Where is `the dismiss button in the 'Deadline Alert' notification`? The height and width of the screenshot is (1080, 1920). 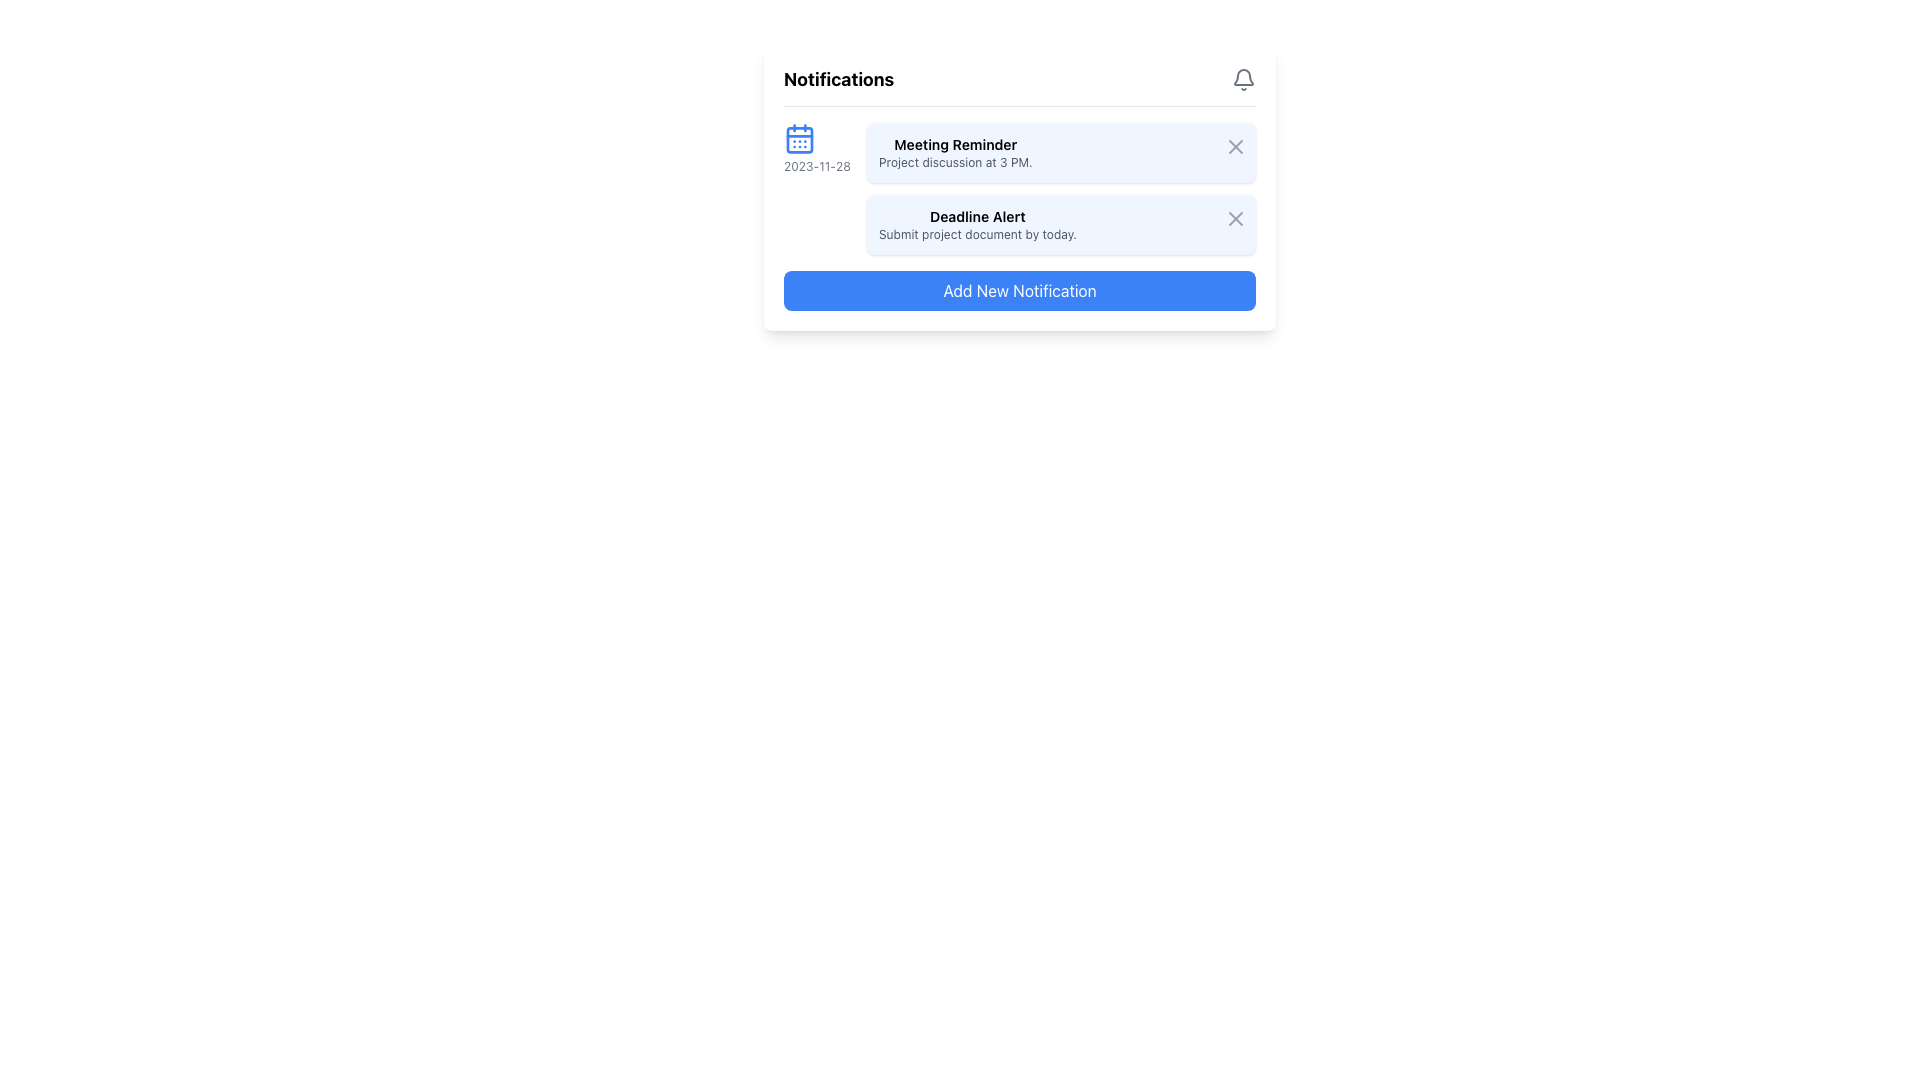 the dismiss button in the 'Deadline Alert' notification is located at coordinates (1235, 219).